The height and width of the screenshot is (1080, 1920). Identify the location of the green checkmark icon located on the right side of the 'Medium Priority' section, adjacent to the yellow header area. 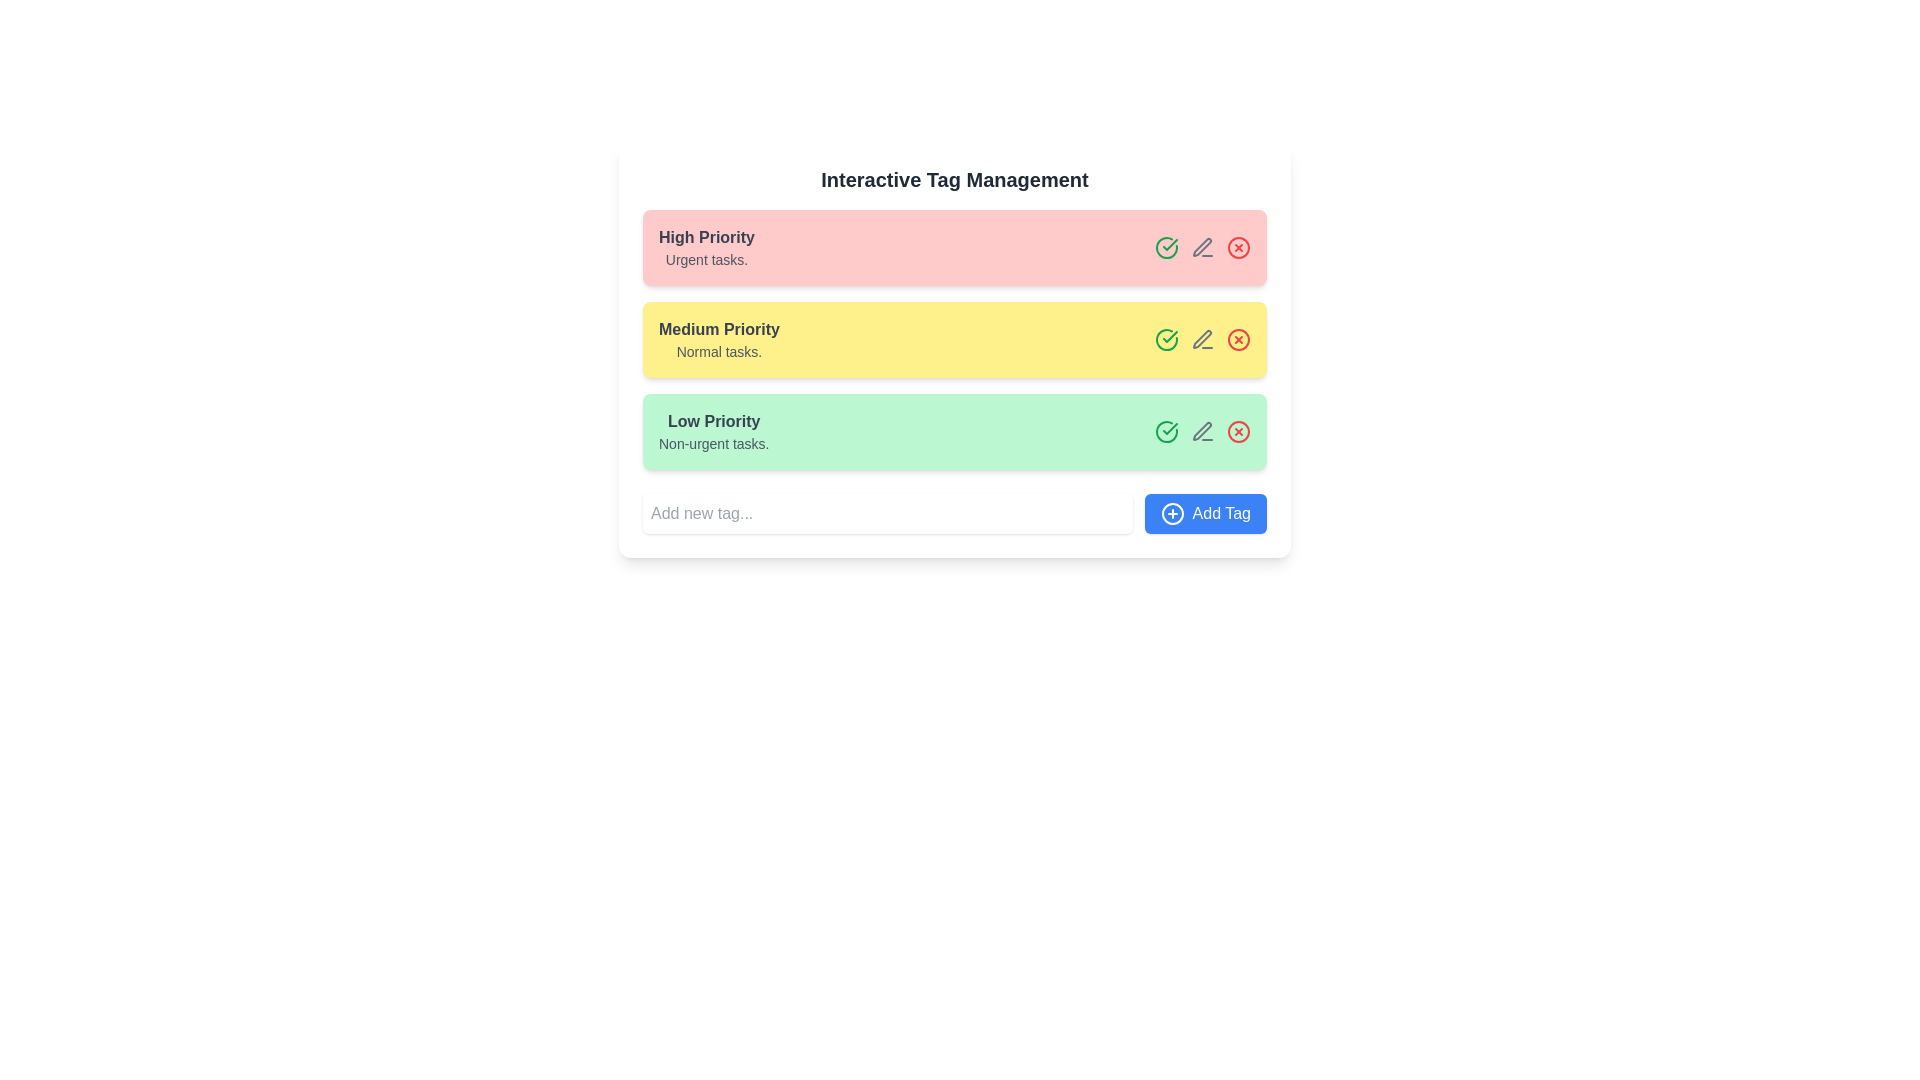
(1166, 338).